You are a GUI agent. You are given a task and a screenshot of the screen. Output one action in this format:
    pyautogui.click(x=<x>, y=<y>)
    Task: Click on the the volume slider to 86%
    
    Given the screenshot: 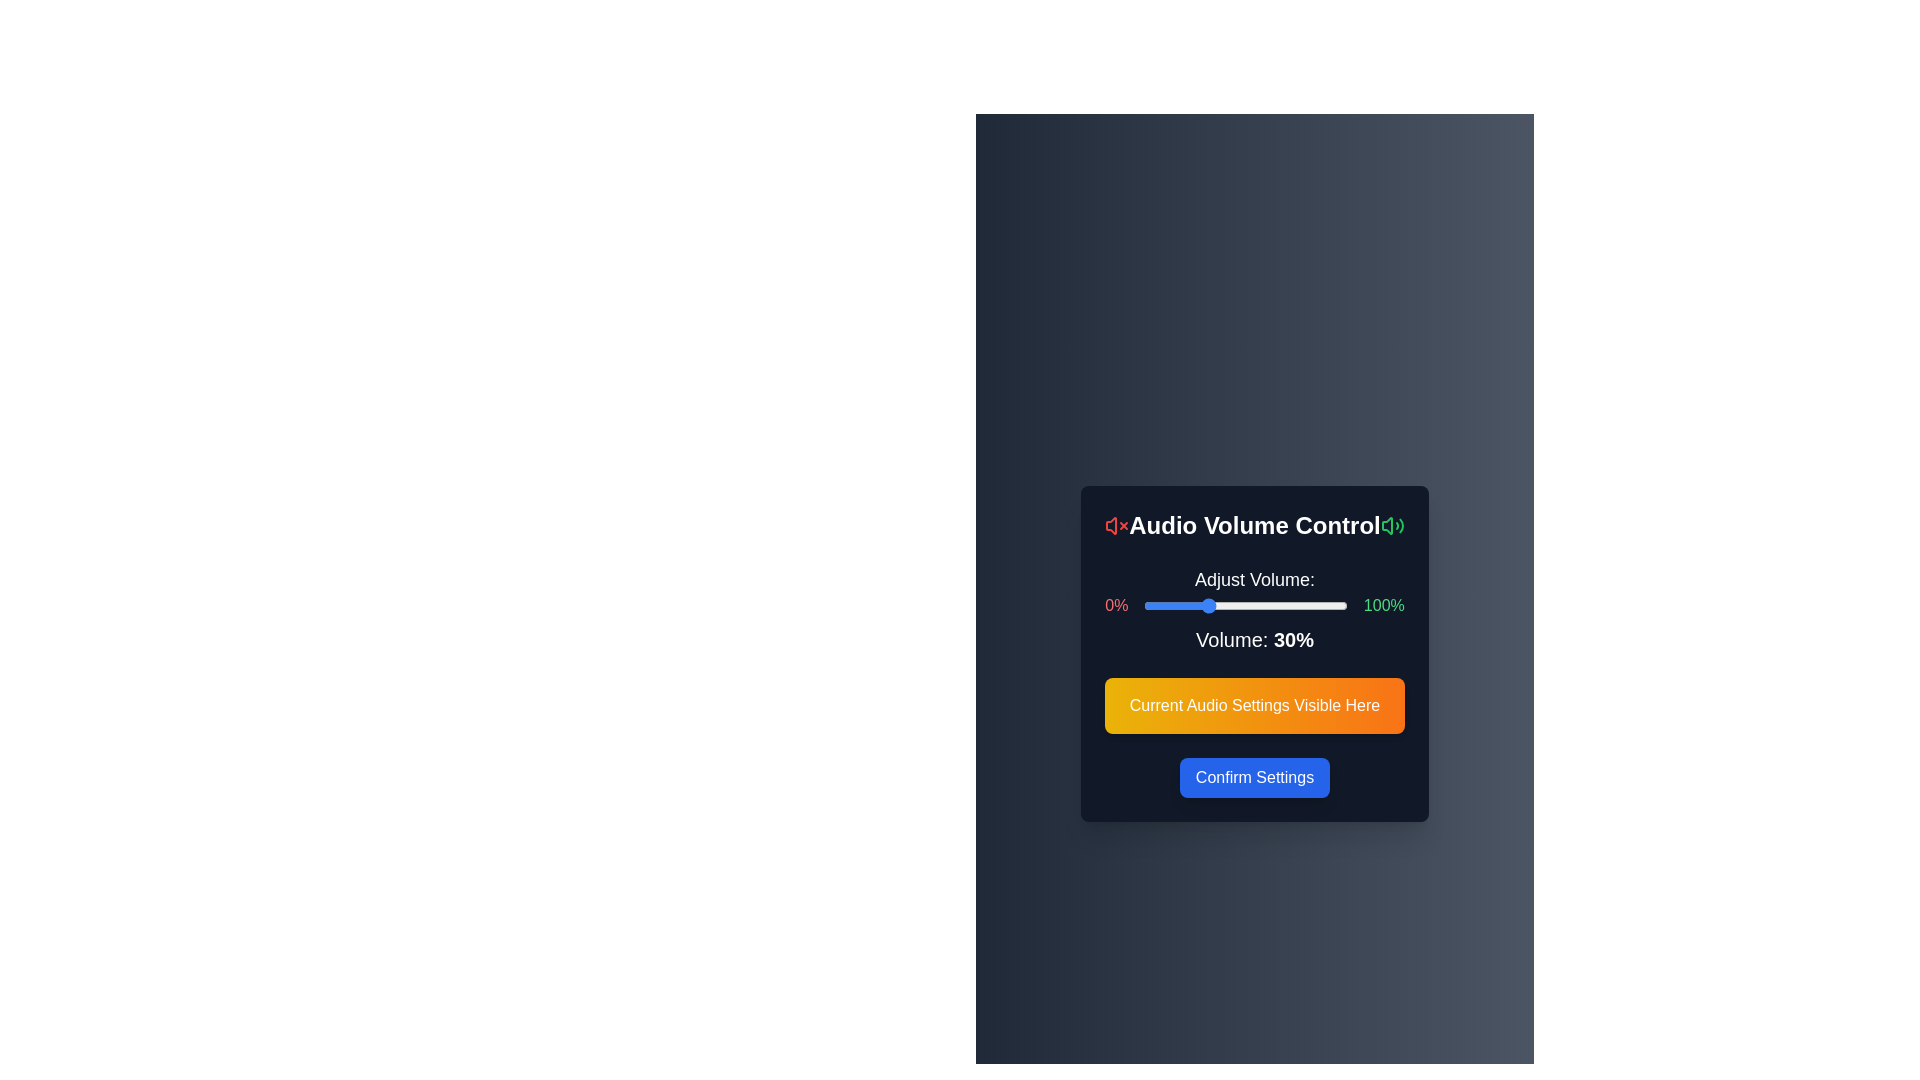 What is the action you would take?
    pyautogui.click(x=1319, y=604)
    